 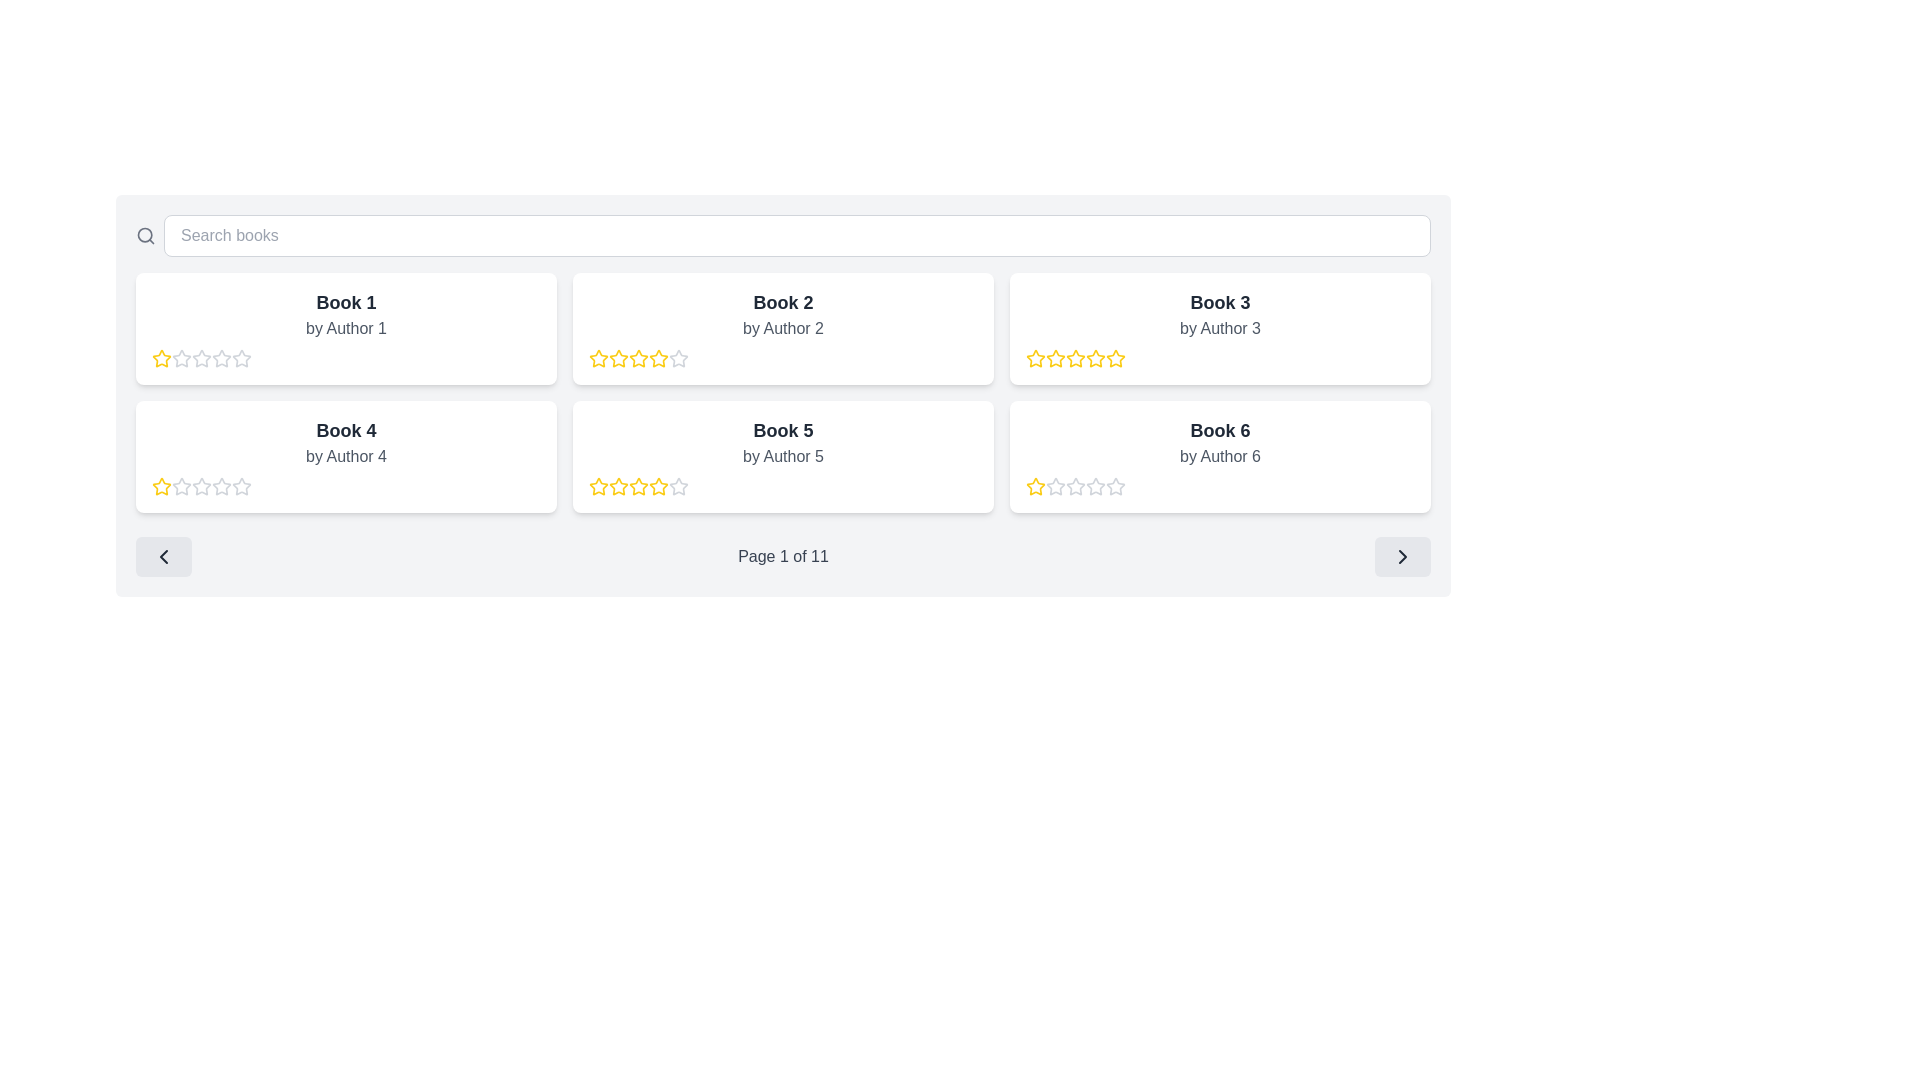 What do you see at coordinates (782, 430) in the screenshot?
I see `title of the book displayed in the text label located in the second row of the grid layout, centrally aligned within its tile` at bounding box center [782, 430].